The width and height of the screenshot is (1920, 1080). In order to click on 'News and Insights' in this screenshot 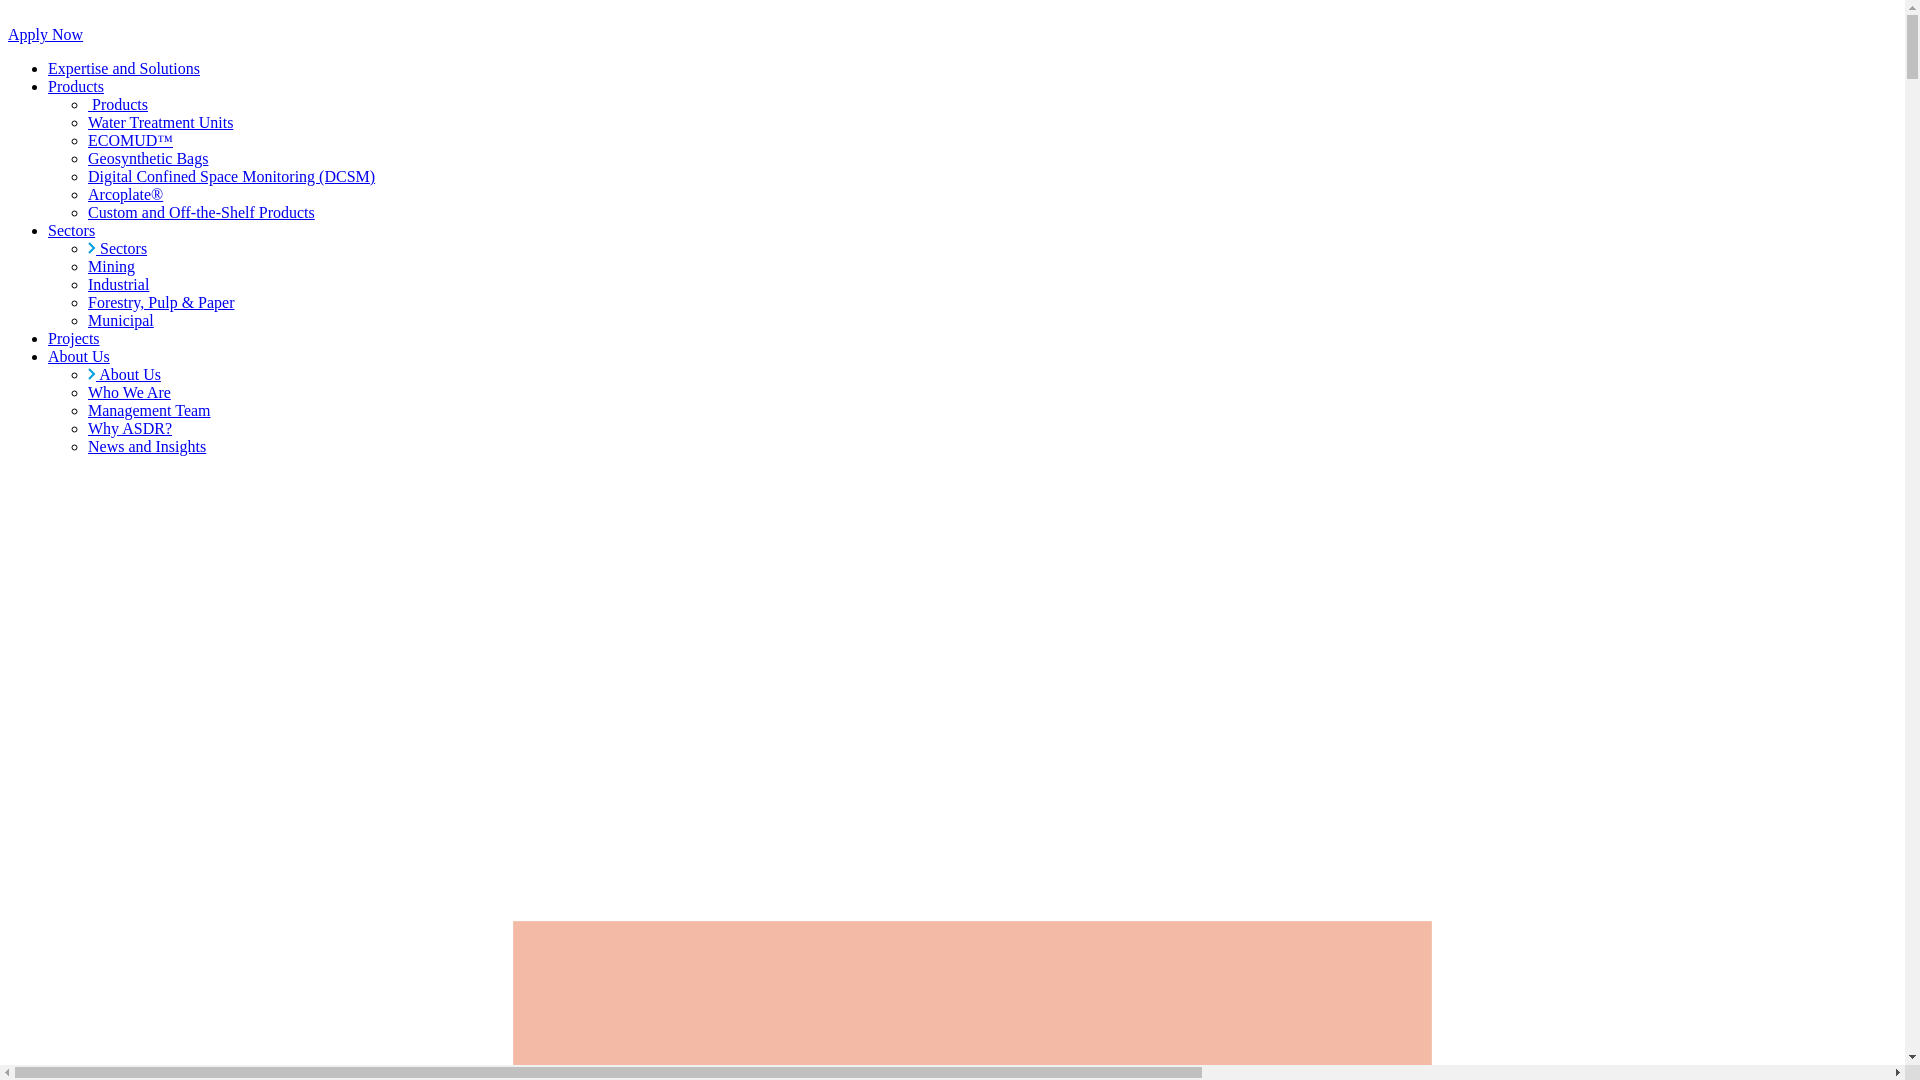, I will do `click(146, 445)`.